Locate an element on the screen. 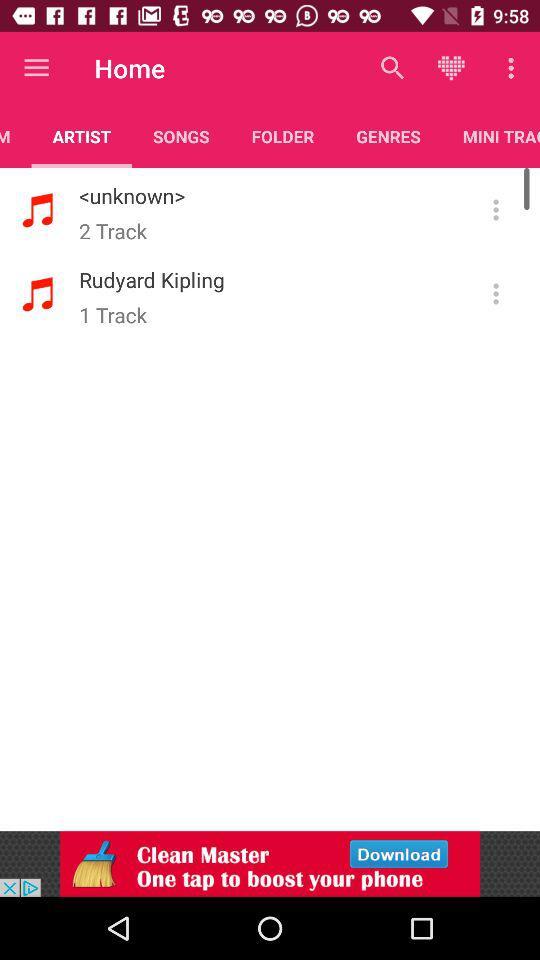  menu button is located at coordinates (495, 210).